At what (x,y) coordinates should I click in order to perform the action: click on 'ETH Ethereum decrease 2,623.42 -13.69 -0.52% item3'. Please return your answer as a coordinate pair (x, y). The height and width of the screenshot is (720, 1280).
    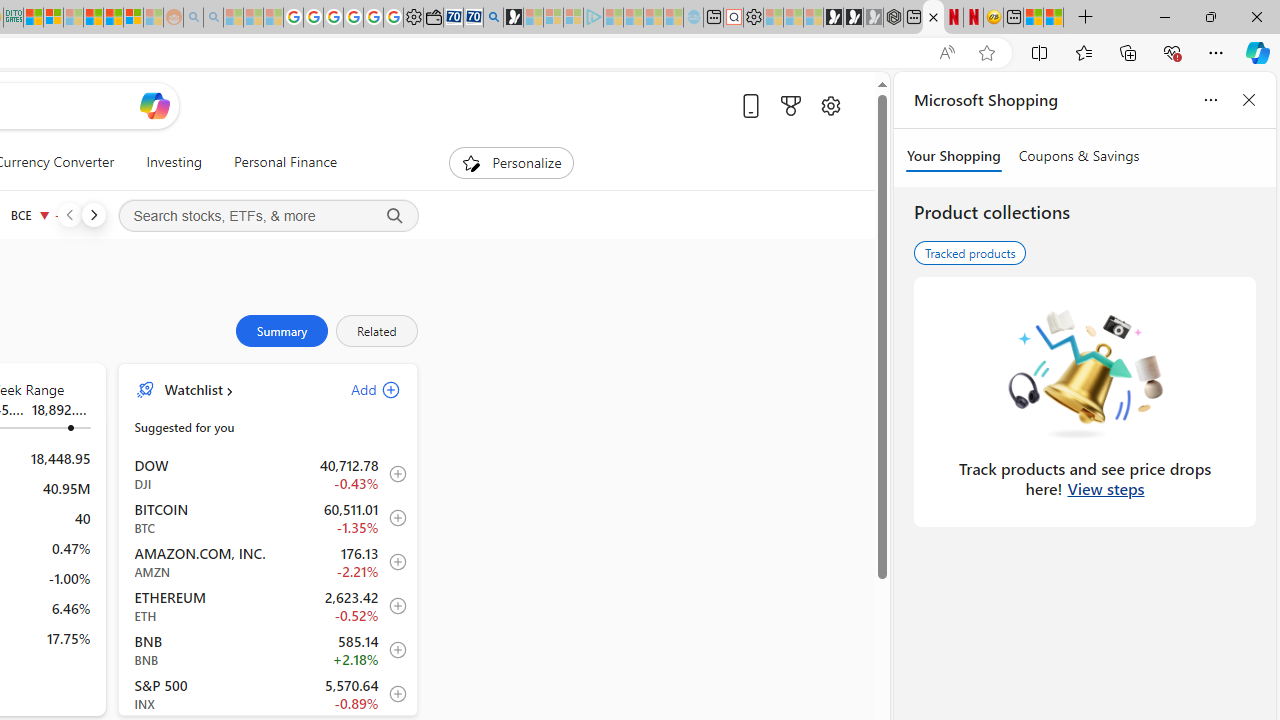
    Looking at the image, I should click on (267, 604).